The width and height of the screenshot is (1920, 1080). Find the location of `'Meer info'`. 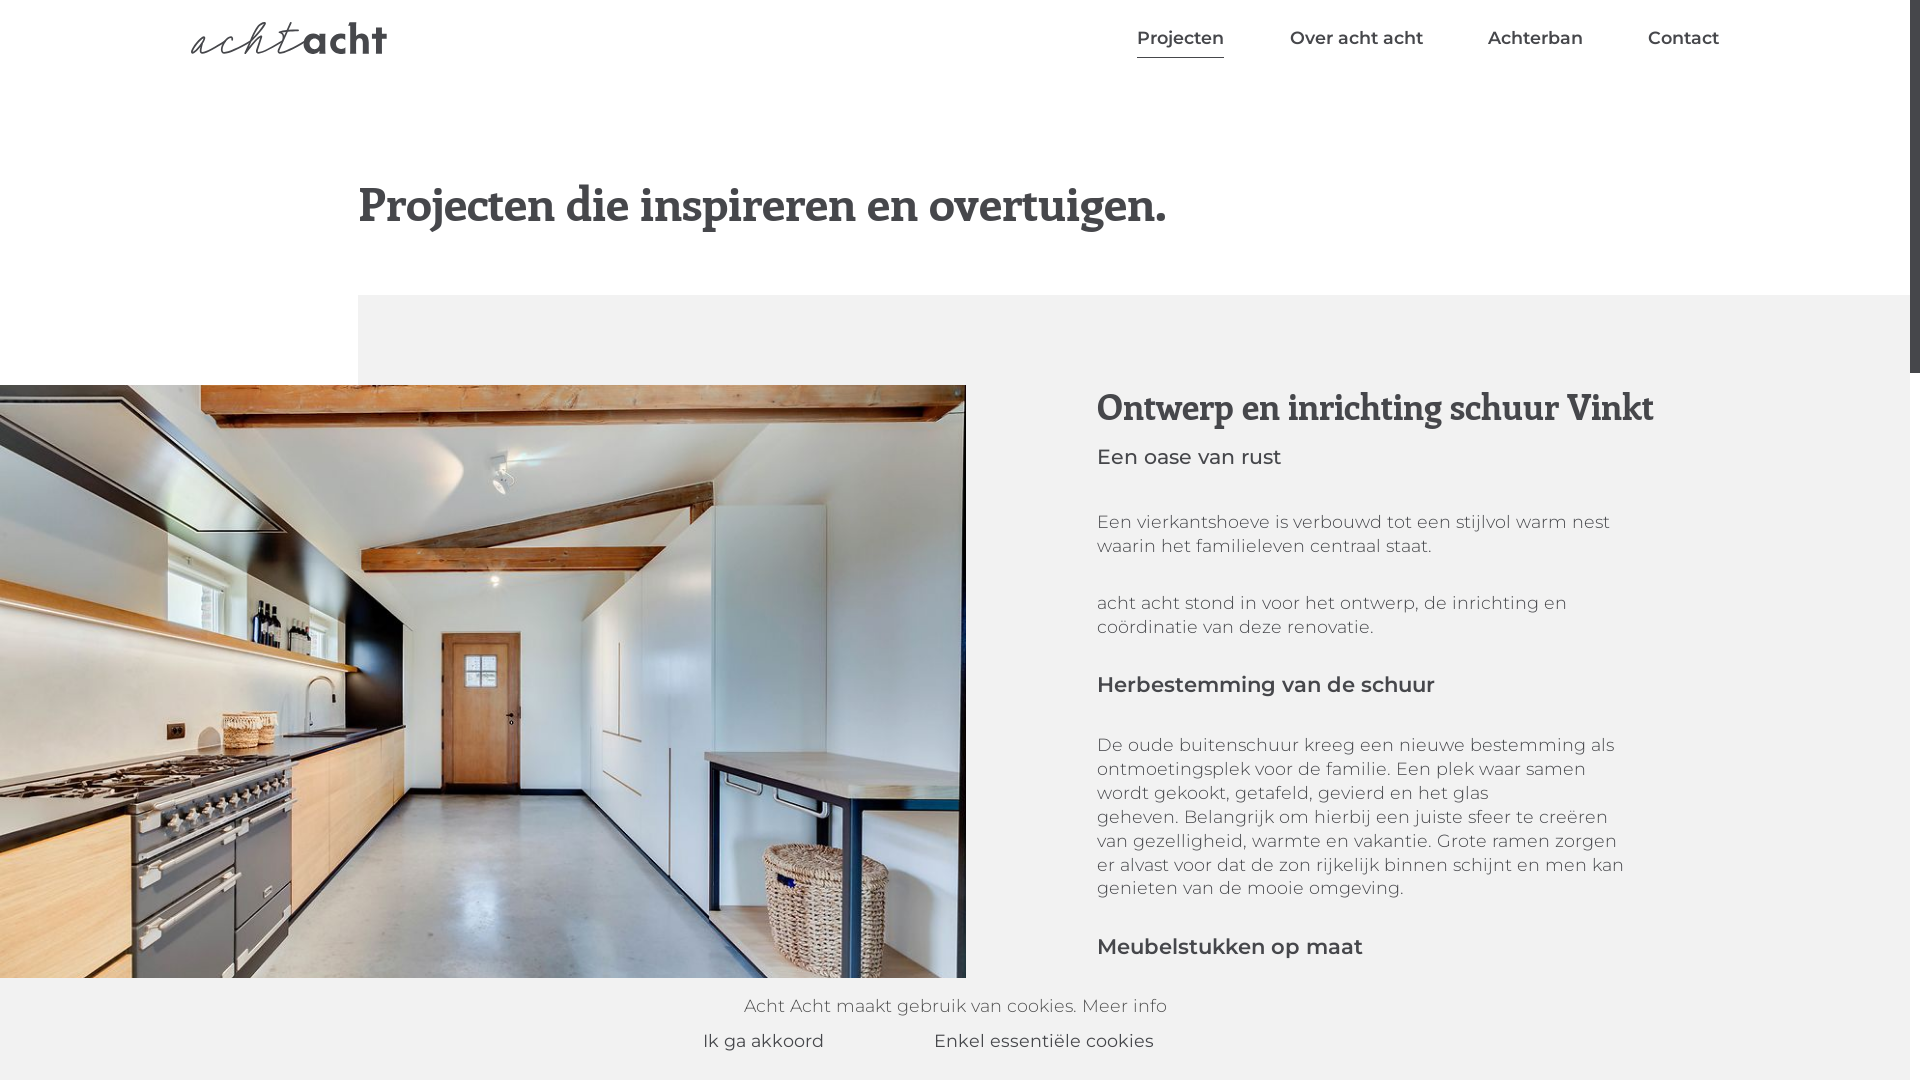

'Meer info' is located at coordinates (1124, 1005).